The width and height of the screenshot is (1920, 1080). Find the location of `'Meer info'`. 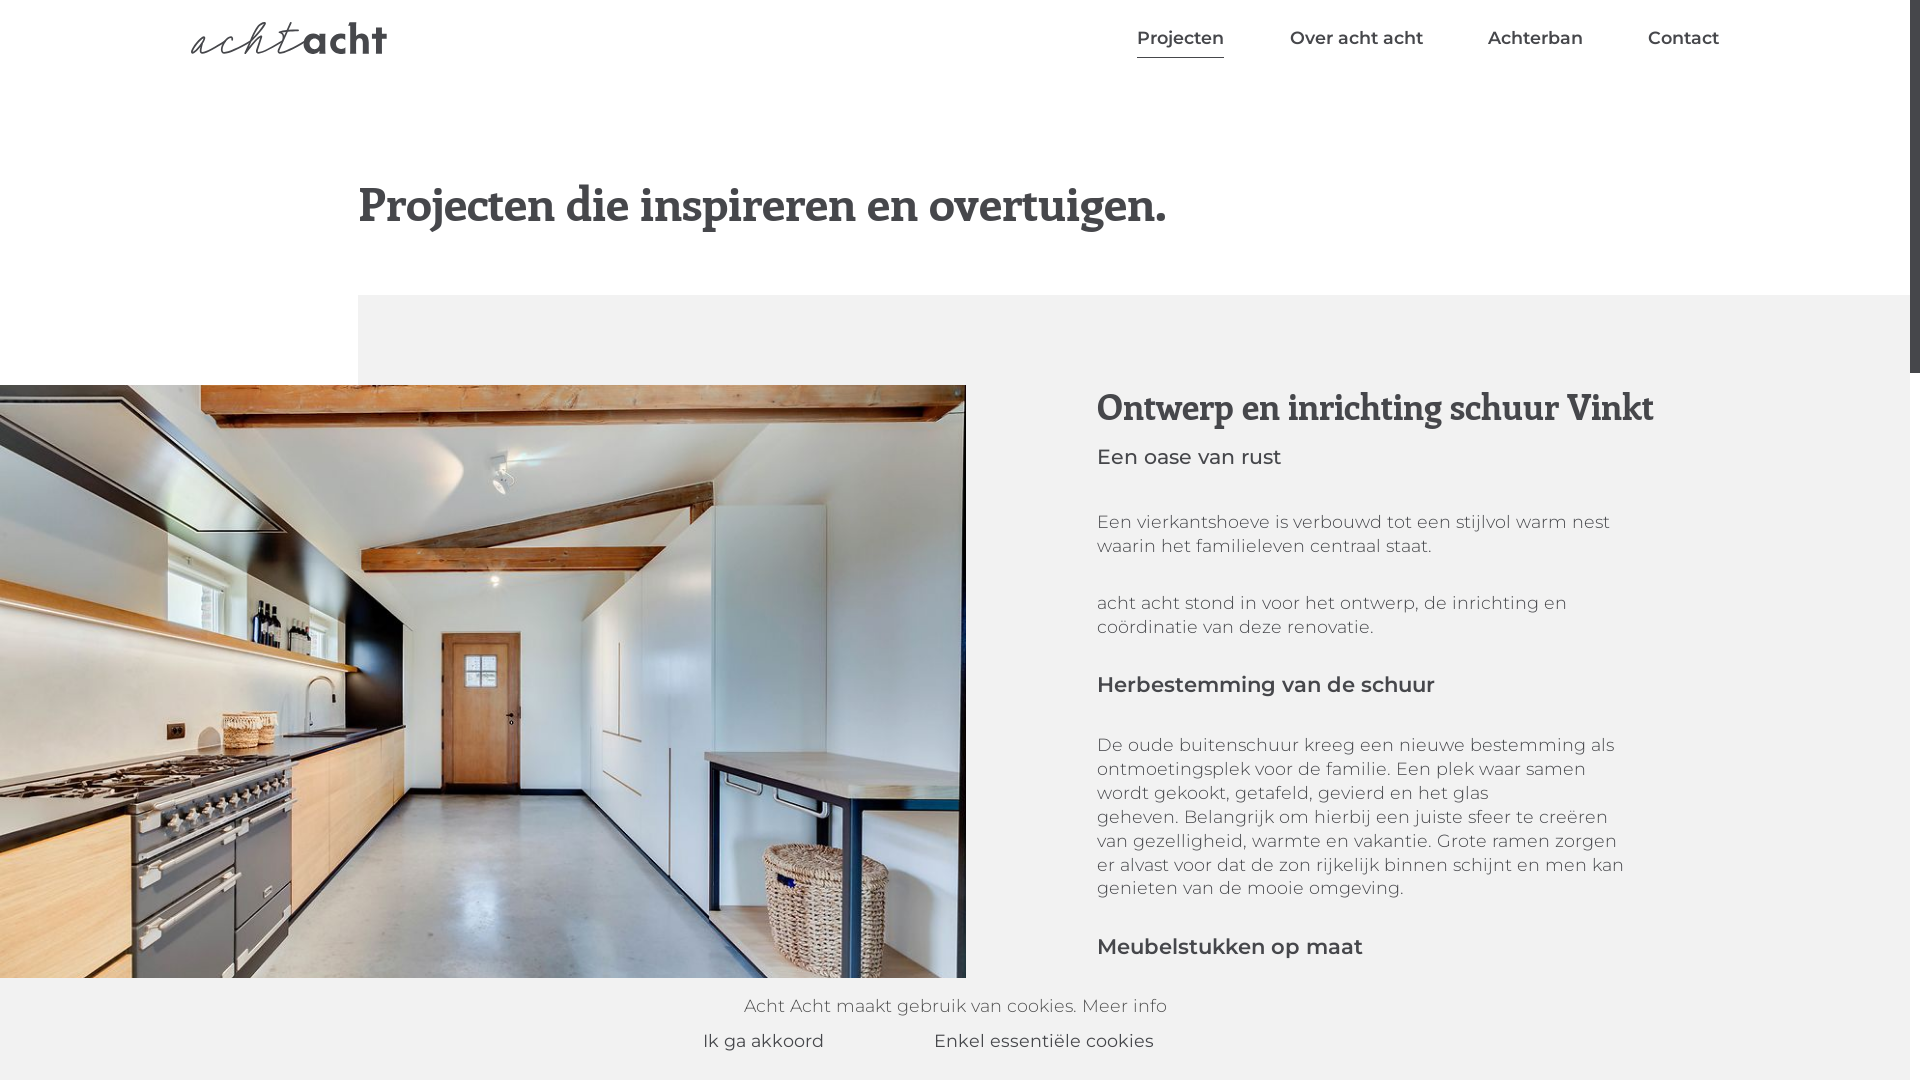

'Meer info' is located at coordinates (1124, 1005).